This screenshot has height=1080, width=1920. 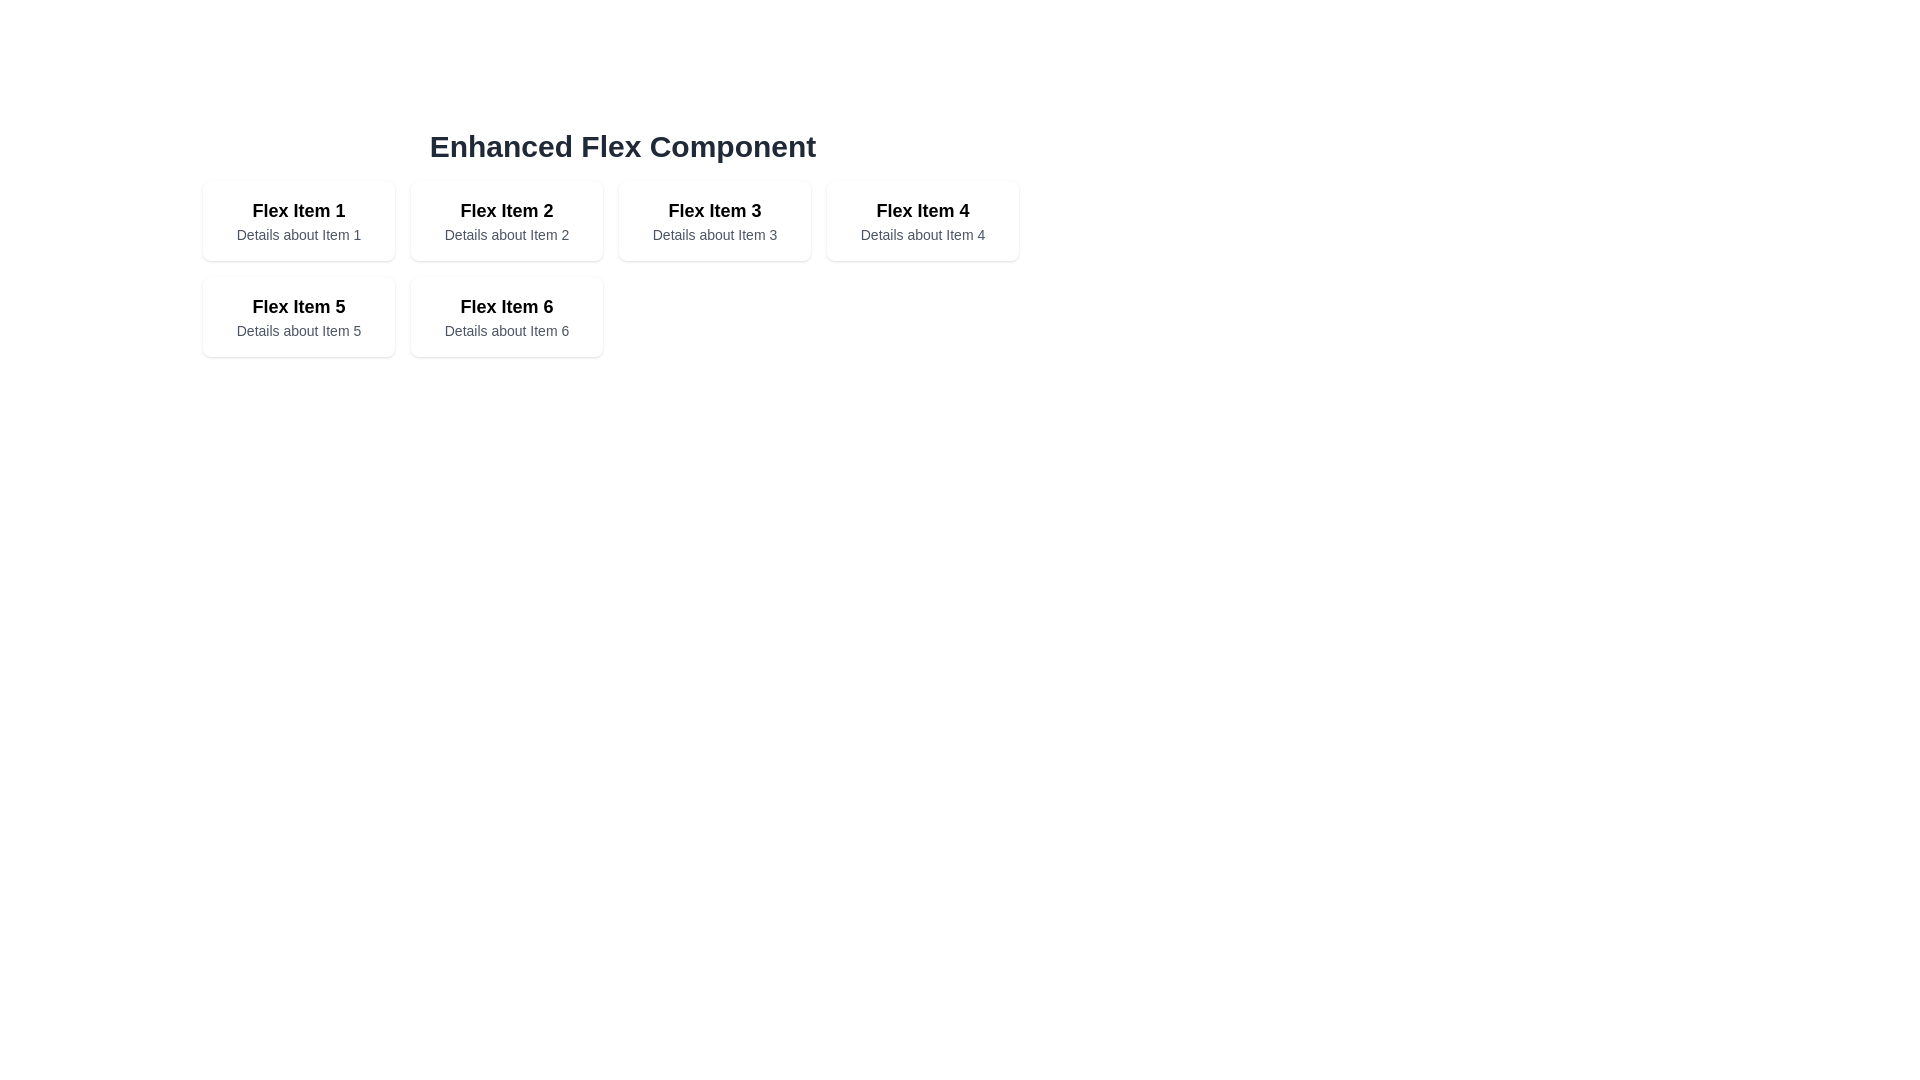 I want to click on the descriptive text element located within 'Flex Item 4', positioned in the top row and fourth column of the grid layout, so click(x=921, y=234).